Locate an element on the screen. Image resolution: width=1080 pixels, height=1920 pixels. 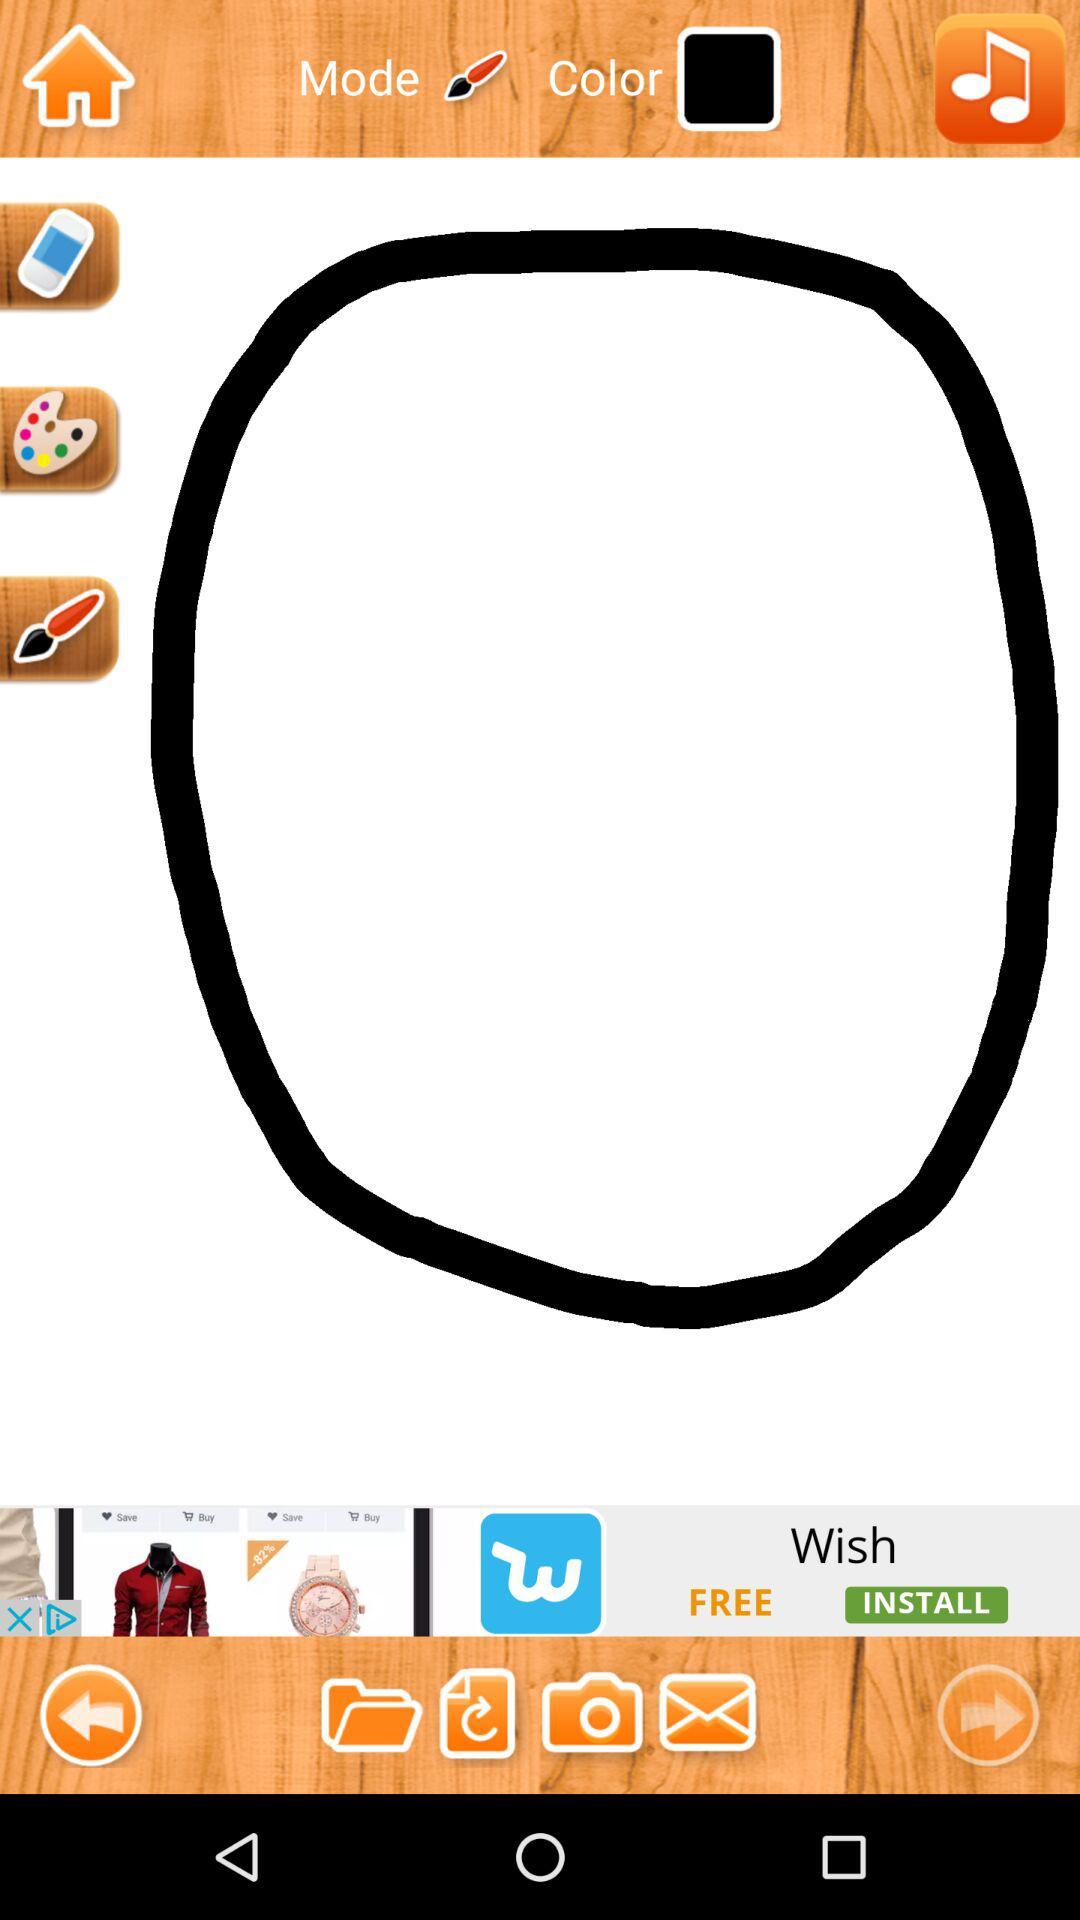
move forward is located at coordinates (996, 1714).